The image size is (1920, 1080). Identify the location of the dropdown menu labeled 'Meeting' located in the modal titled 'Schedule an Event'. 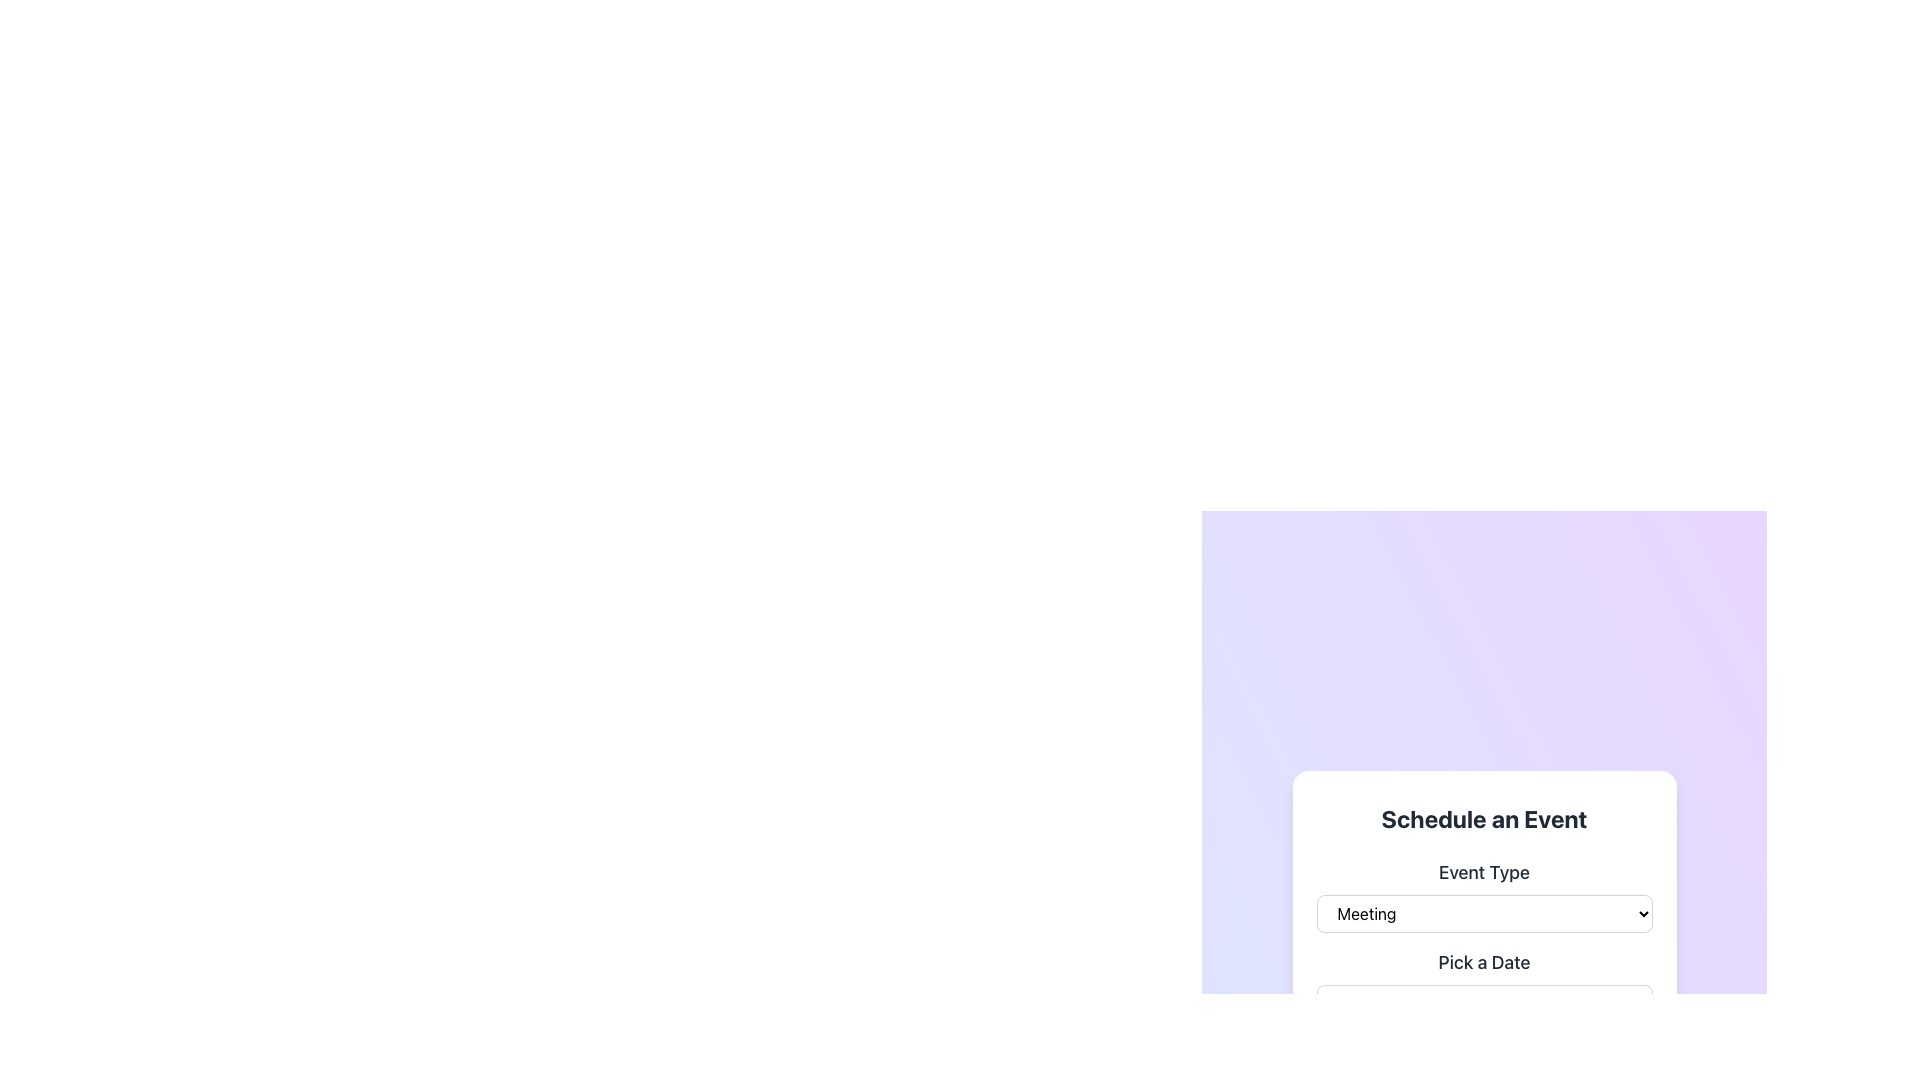
(1484, 914).